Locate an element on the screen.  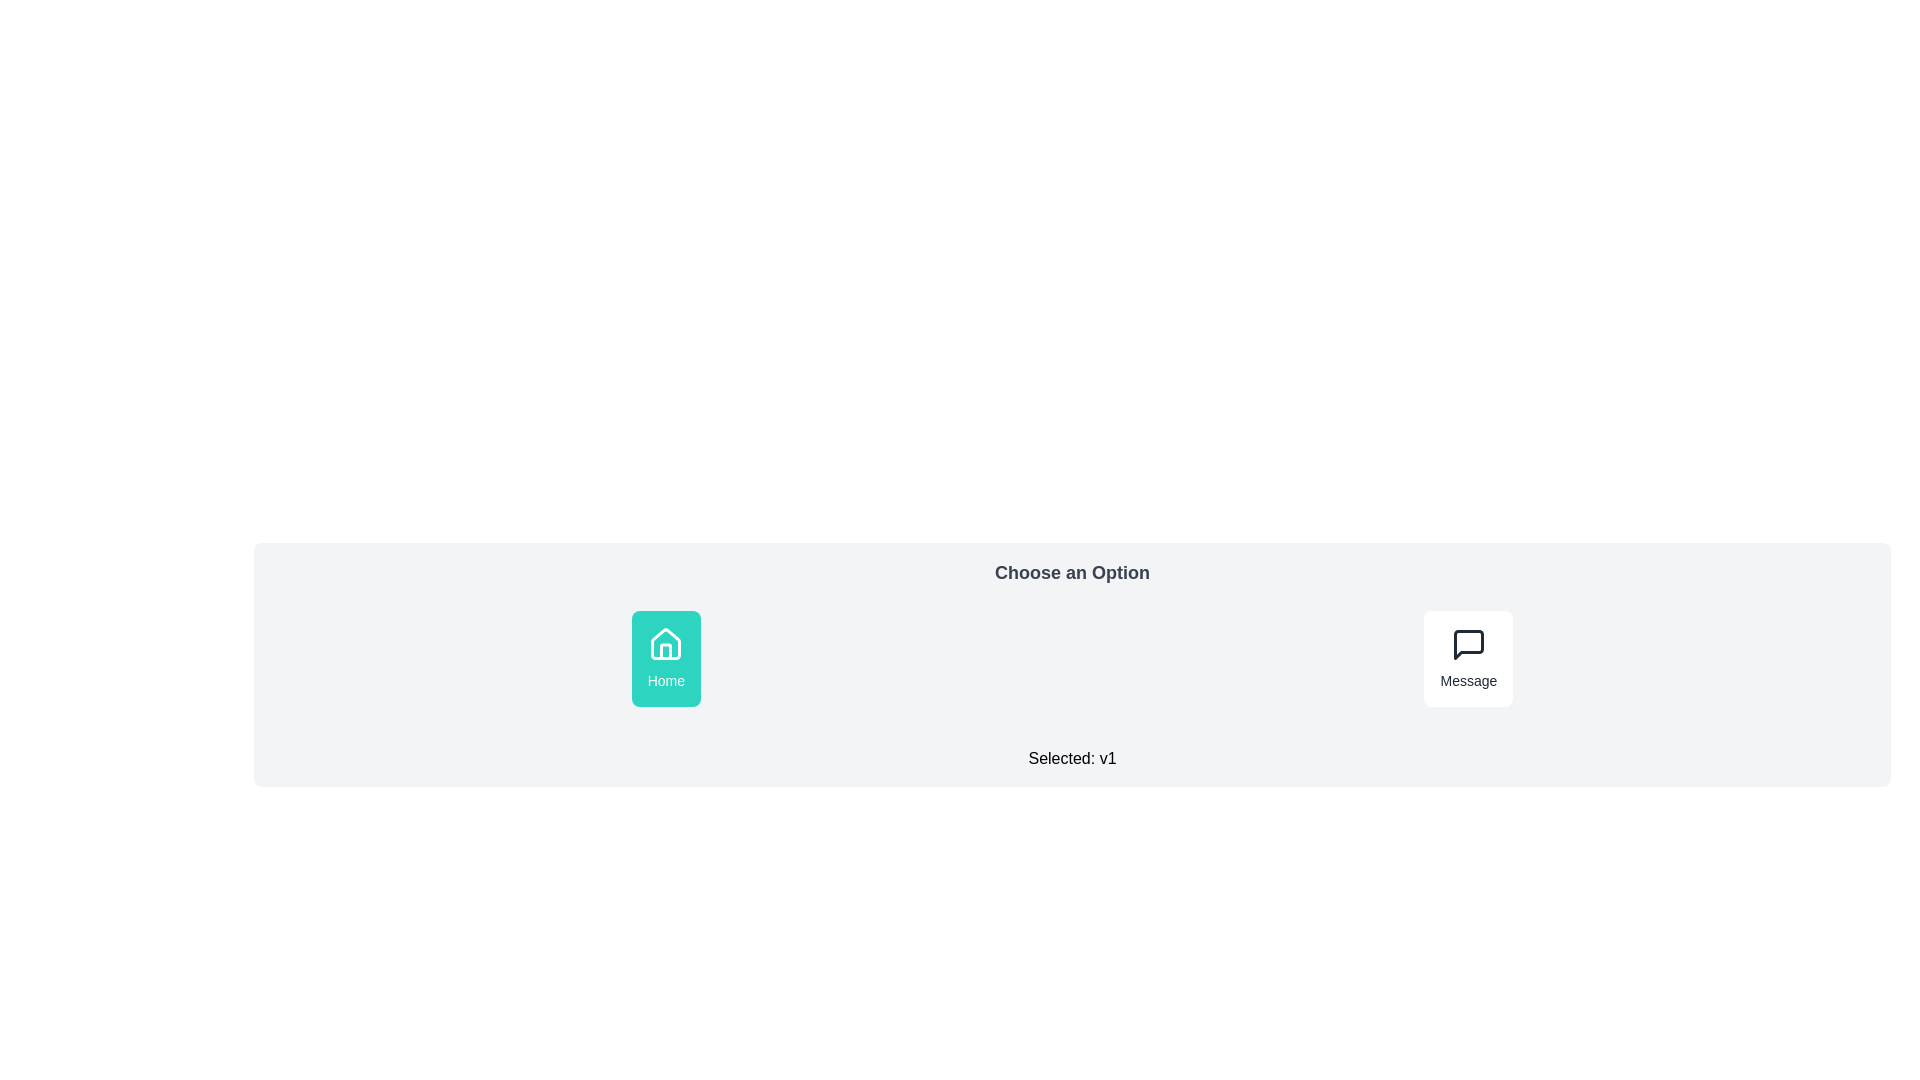
the messaging icon located in the upper section of the 'Message' tile, directly above the text 'Message', which is centrally aligned within the tile is located at coordinates (1468, 644).